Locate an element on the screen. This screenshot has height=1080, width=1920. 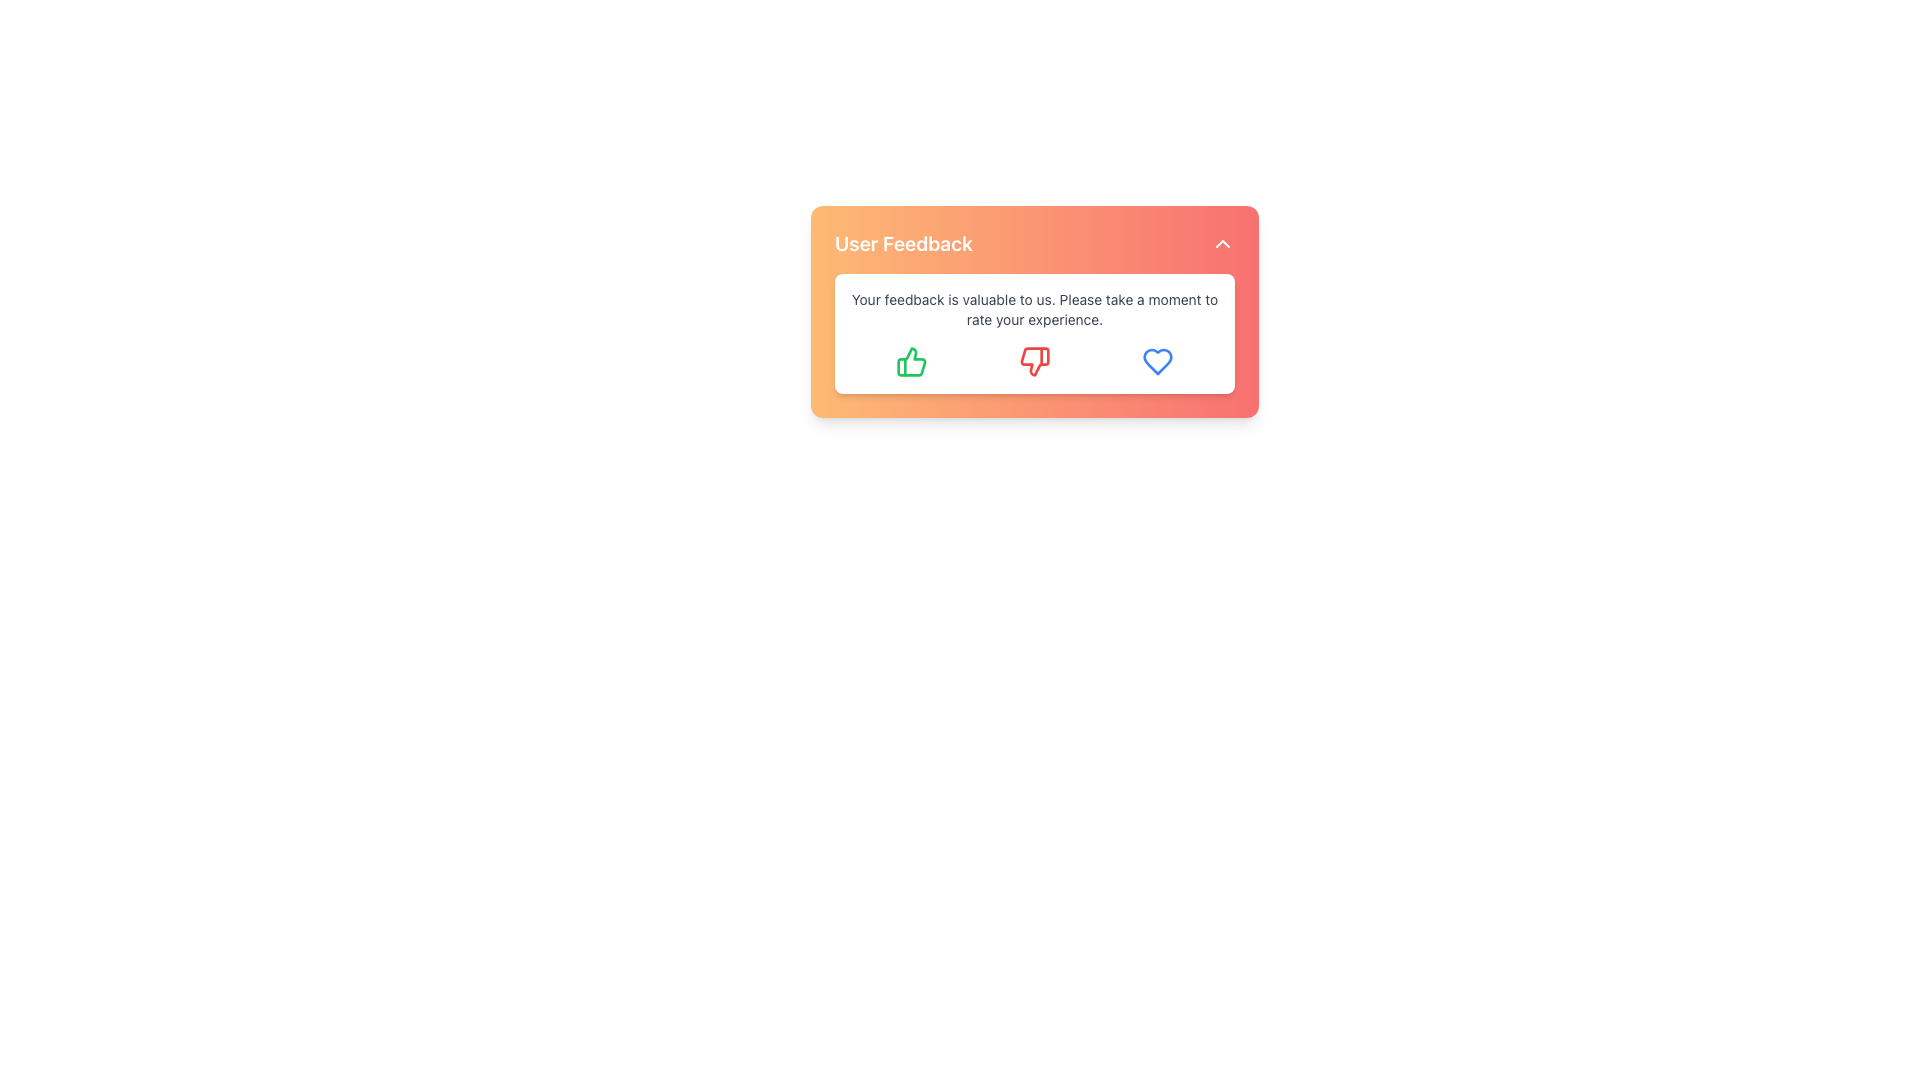
the green thumbs-up icon button located in the 'User Feedback' section is located at coordinates (911, 362).